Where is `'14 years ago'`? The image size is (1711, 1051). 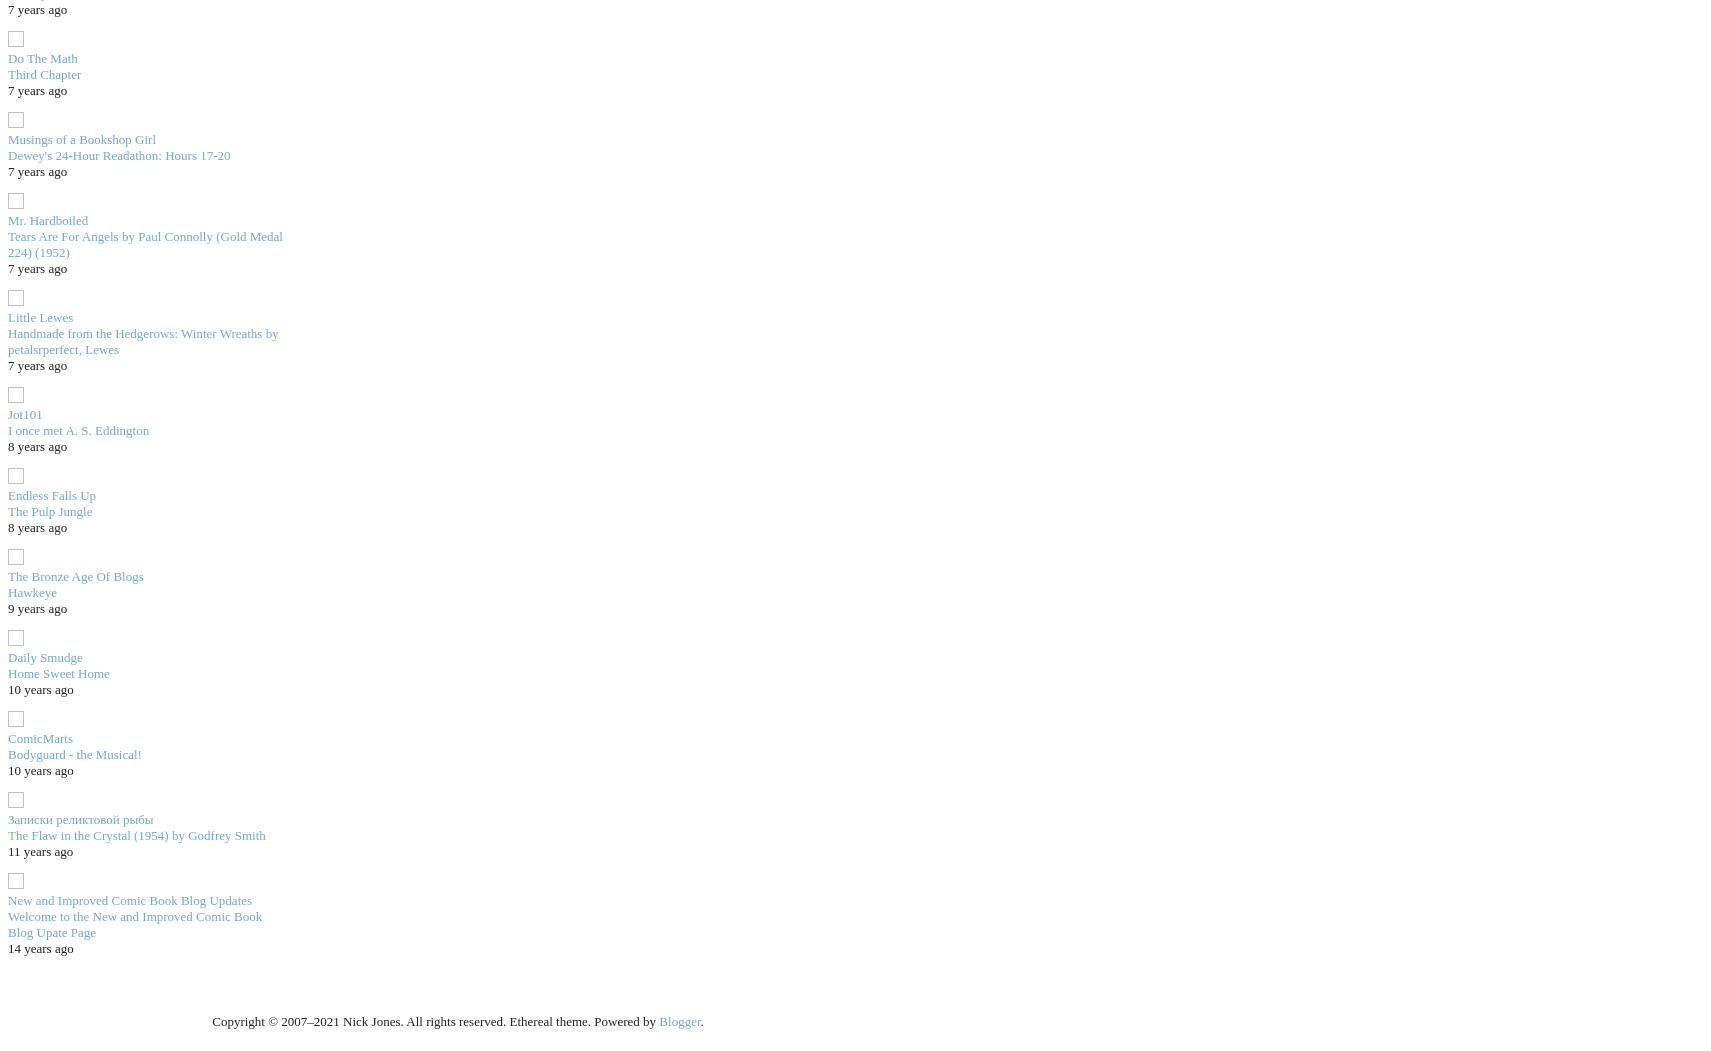 '14 years ago' is located at coordinates (39, 946).